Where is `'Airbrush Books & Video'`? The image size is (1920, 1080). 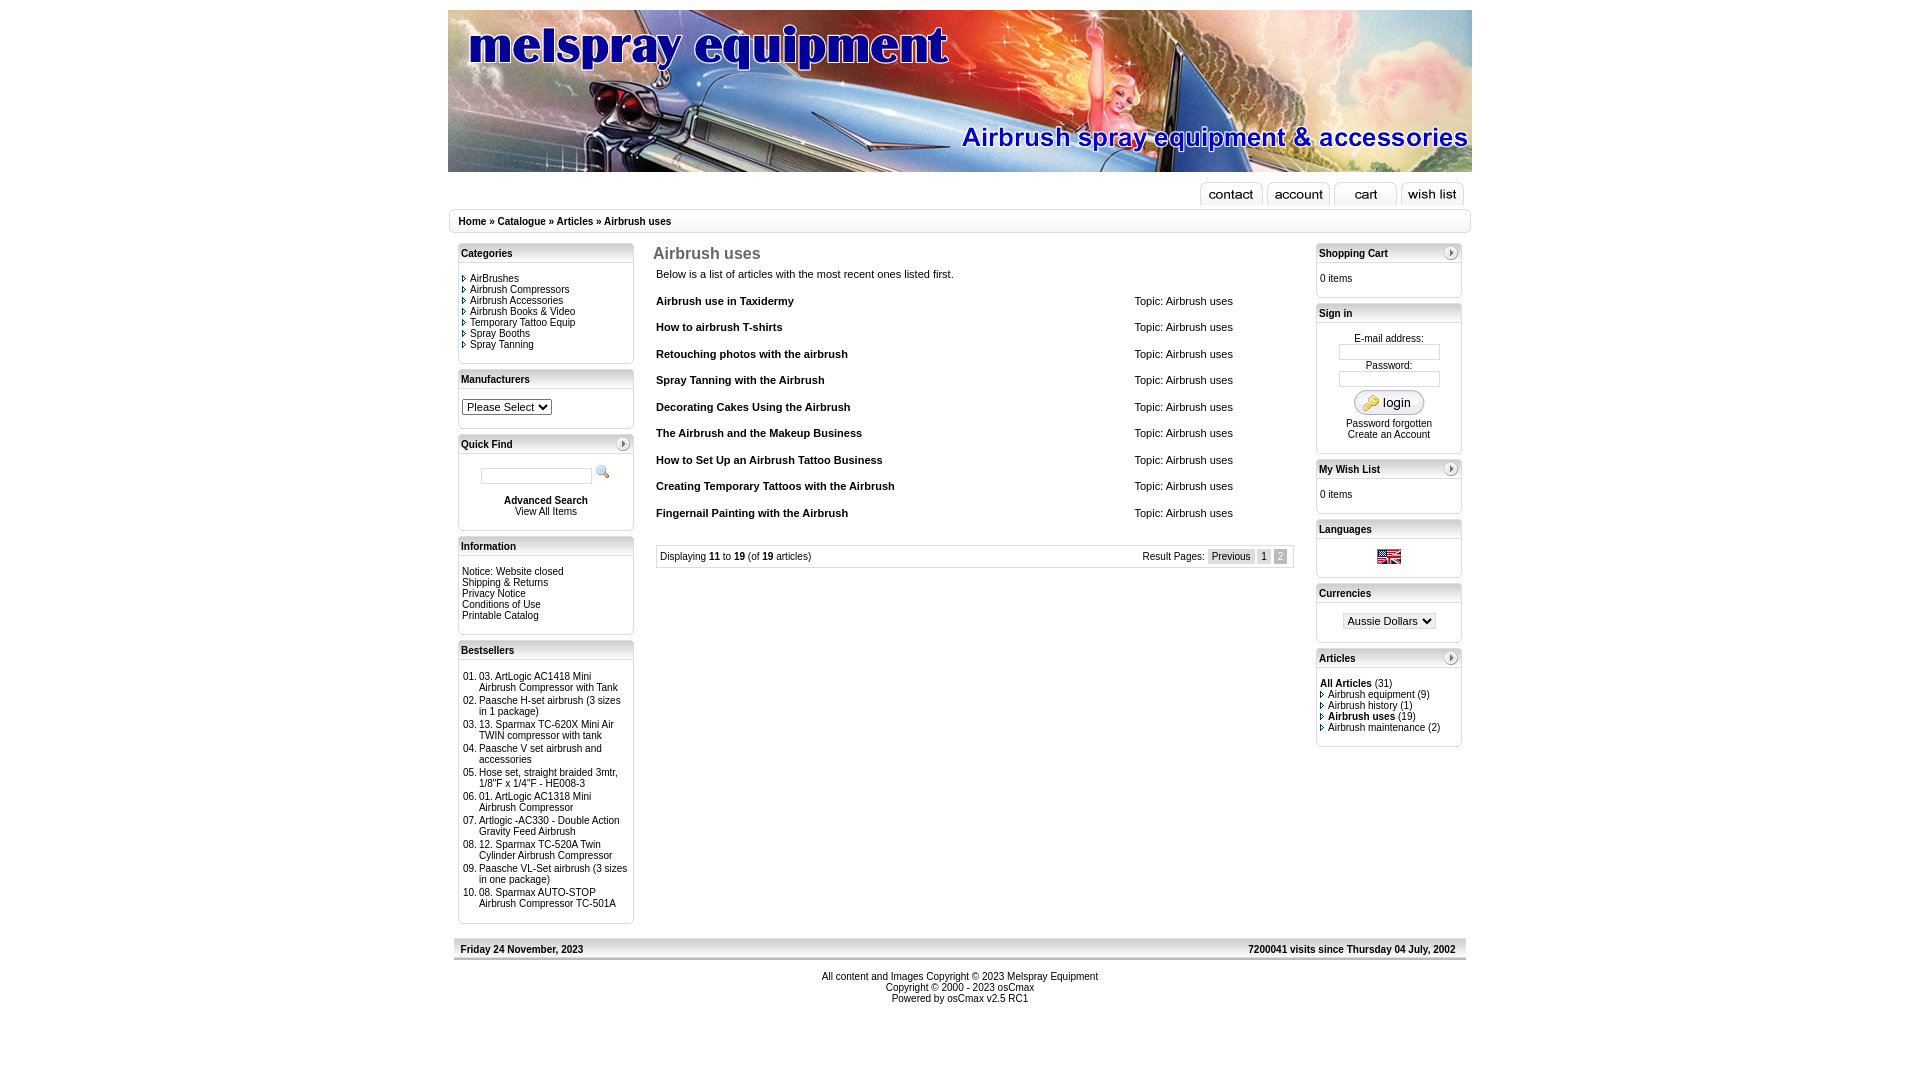 'Airbrush Books & Video' is located at coordinates (518, 311).